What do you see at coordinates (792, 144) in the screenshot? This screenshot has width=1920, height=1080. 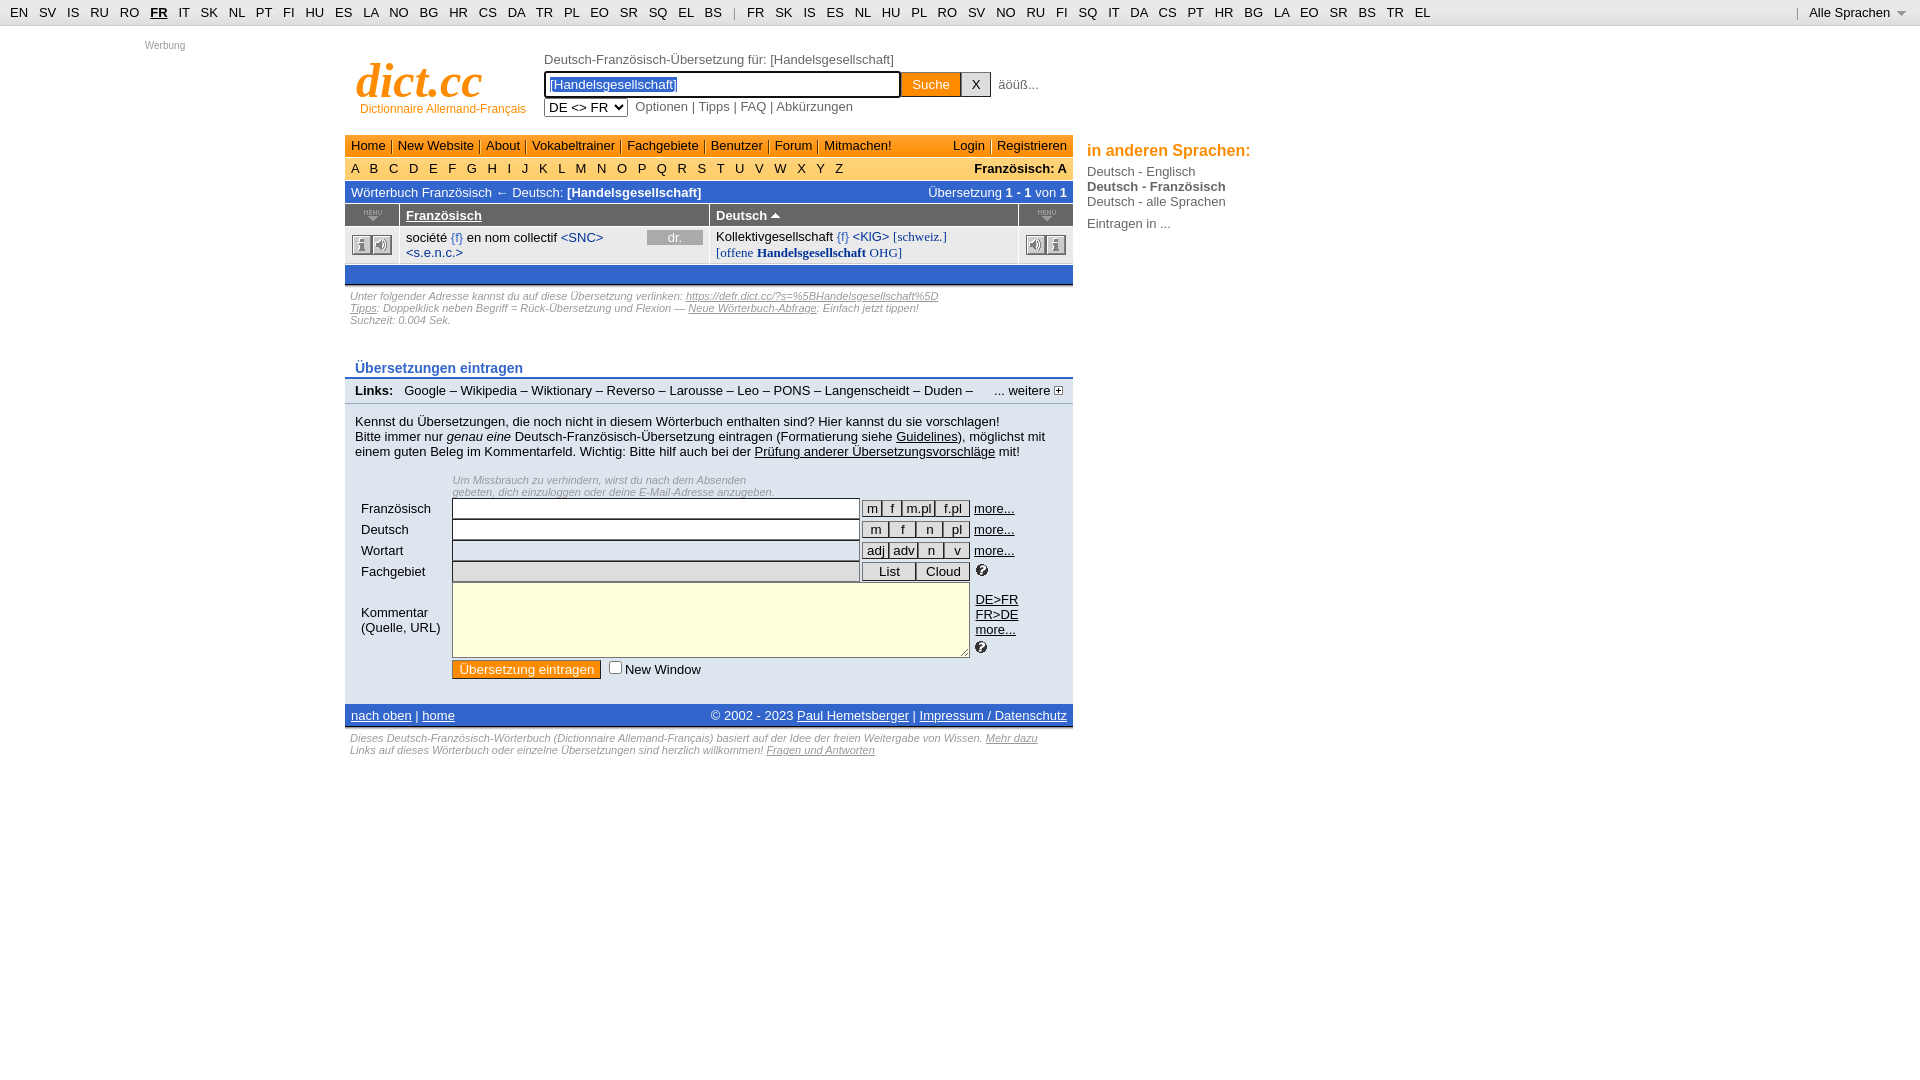 I see `'Forum'` at bounding box center [792, 144].